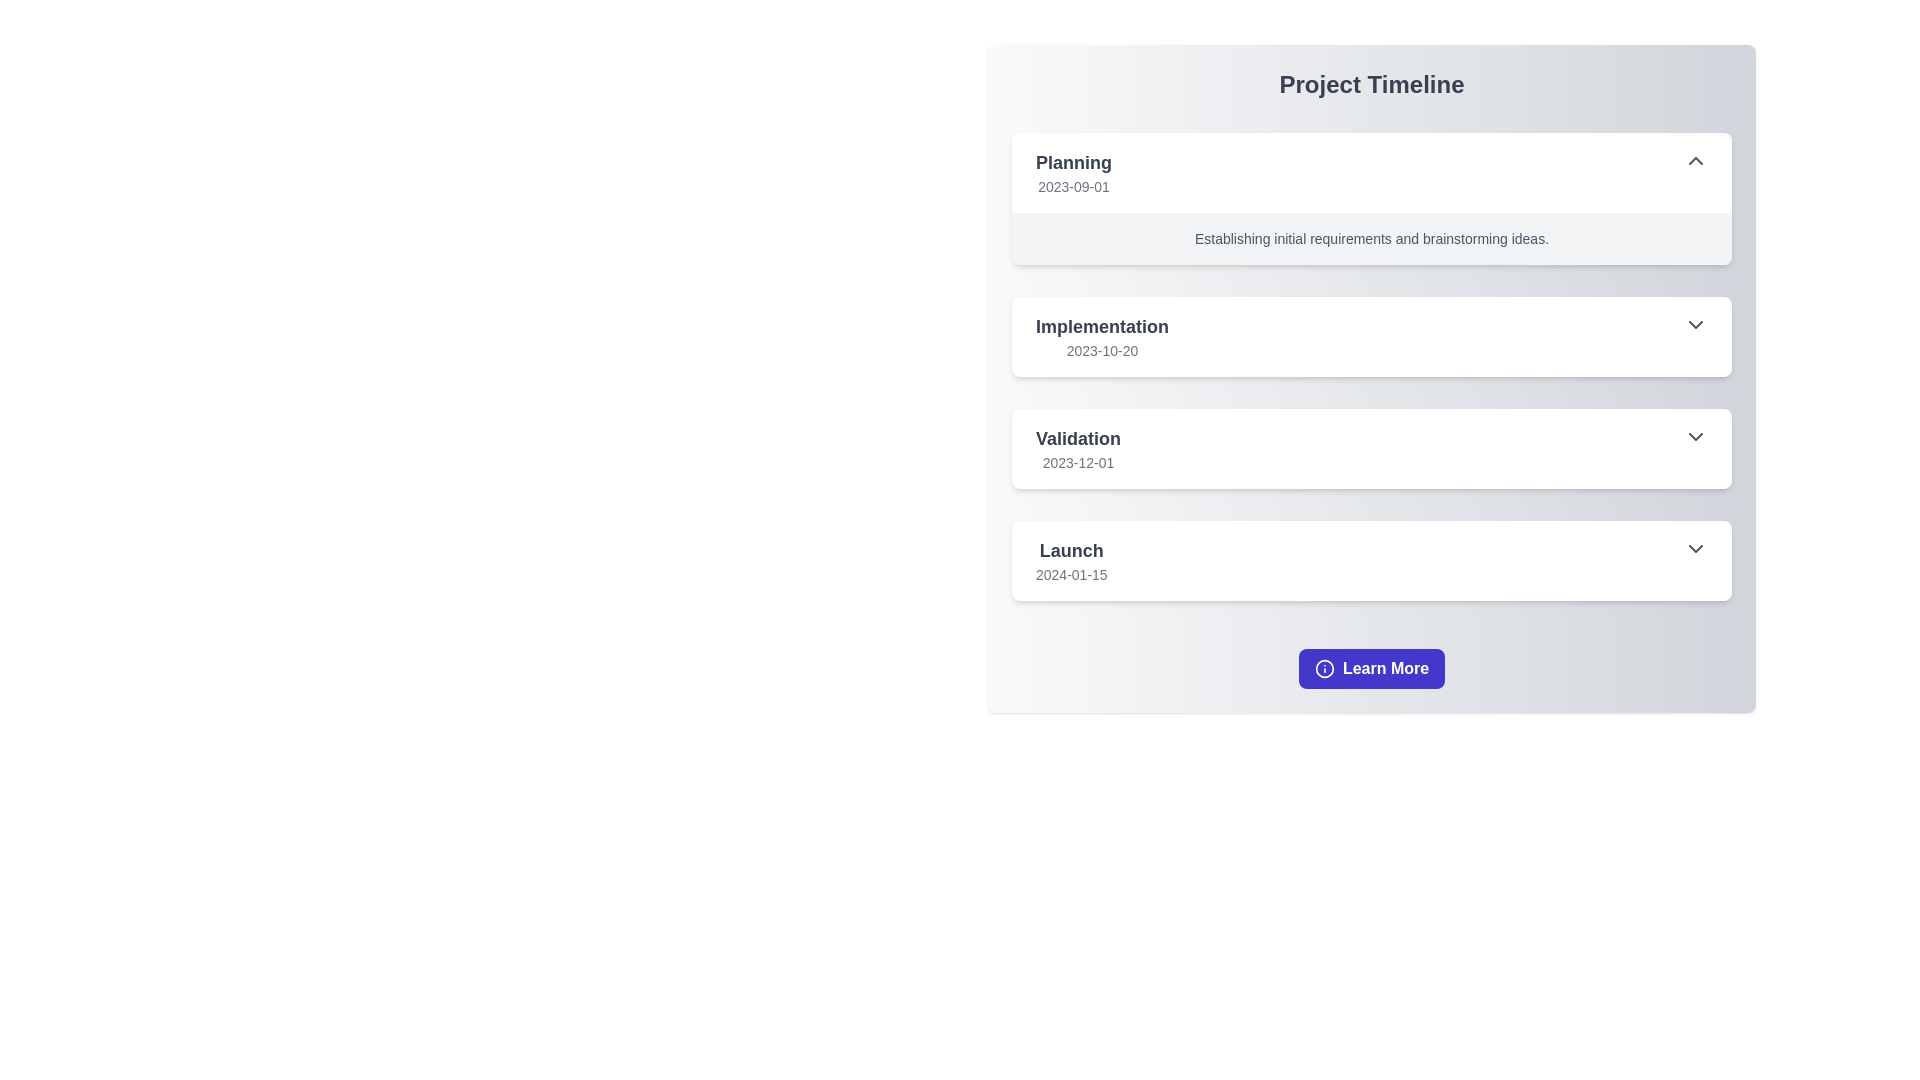  Describe the element at coordinates (1077, 447) in the screenshot. I see `the static textual display that shows 'Validation' and '2023-12-01'` at that location.